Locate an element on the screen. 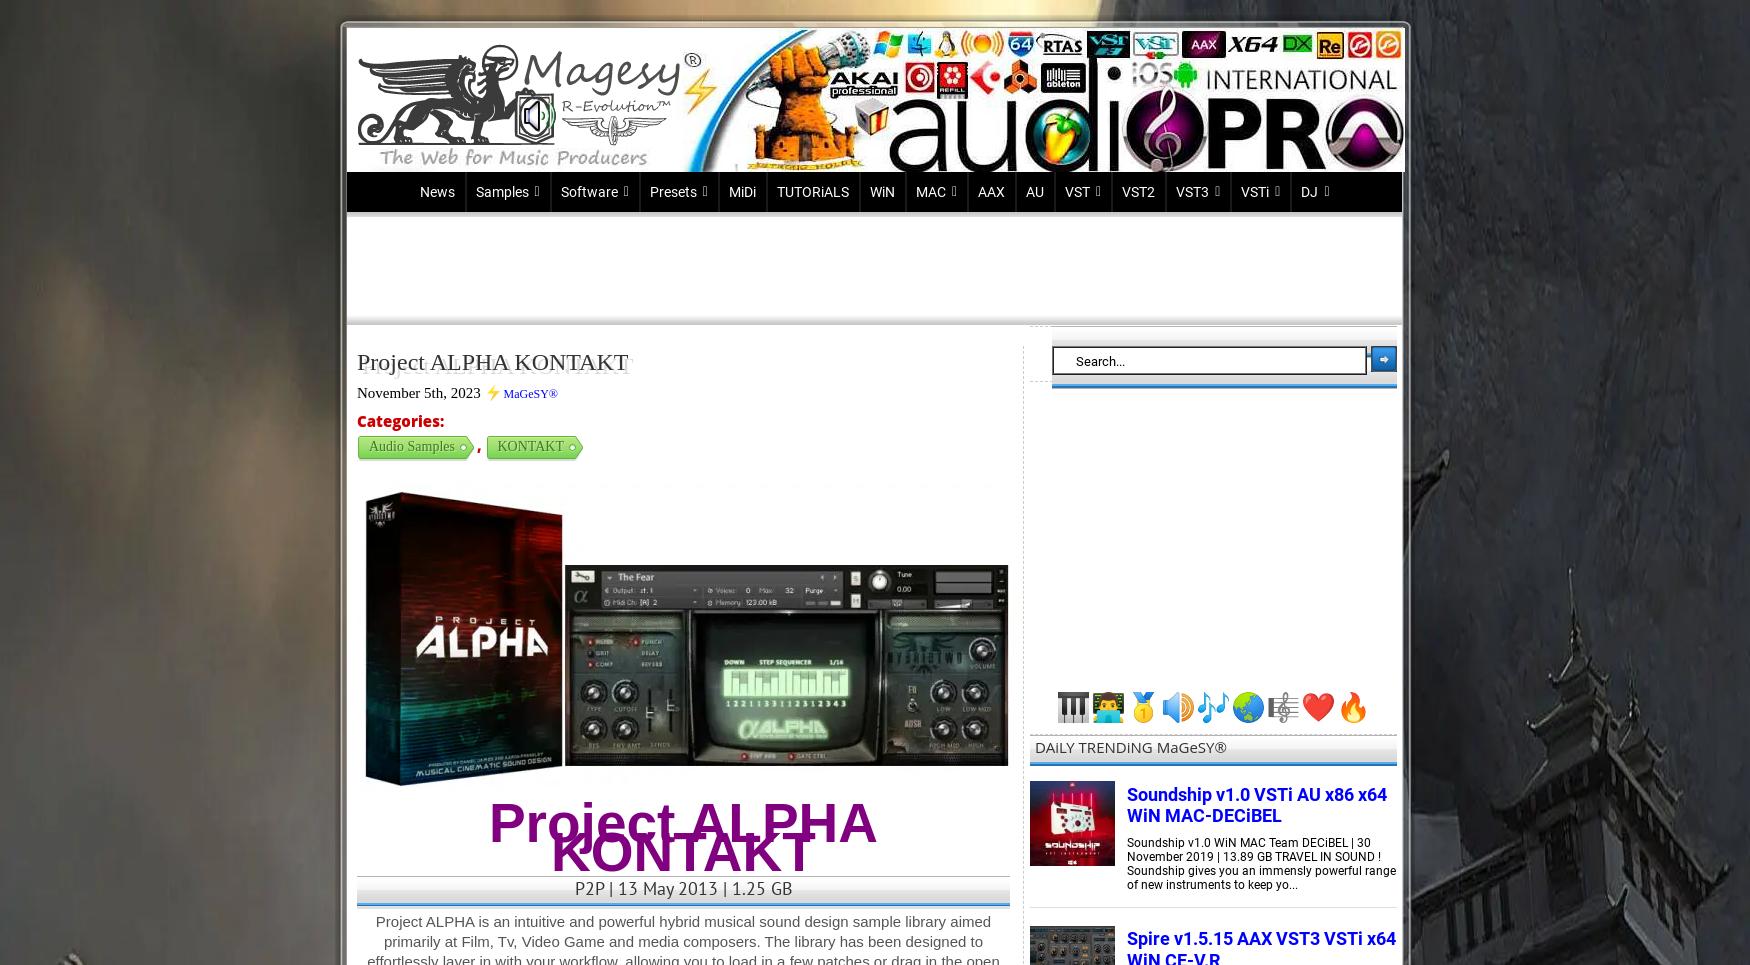  'MAGiX' is located at coordinates (581, 332).